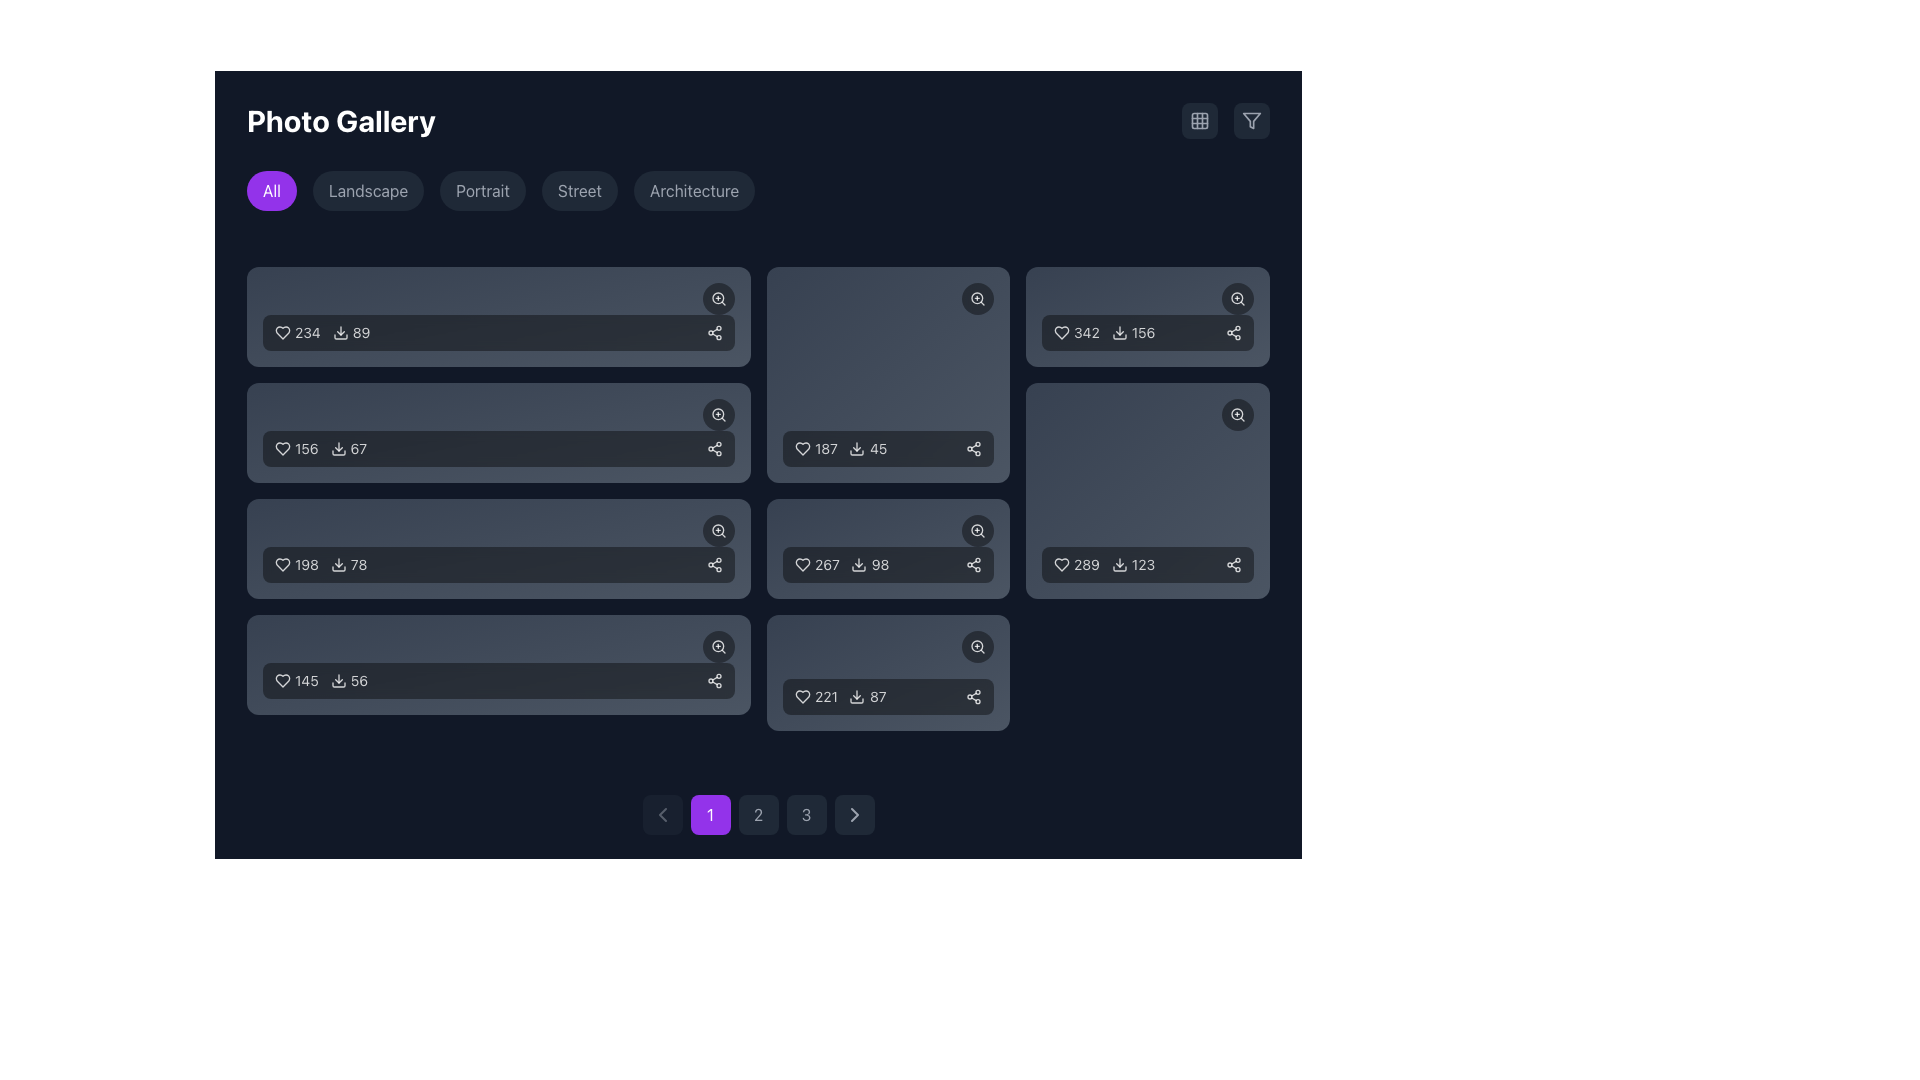 This screenshot has width=1920, height=1080. Describe the element at coordinates (717, 646) in the screenshot. I see `the primary circular graphical component within the magnifying glass icon located in the bottom right corner of the tile displaying '145' likes and '56' downloads` at that location.